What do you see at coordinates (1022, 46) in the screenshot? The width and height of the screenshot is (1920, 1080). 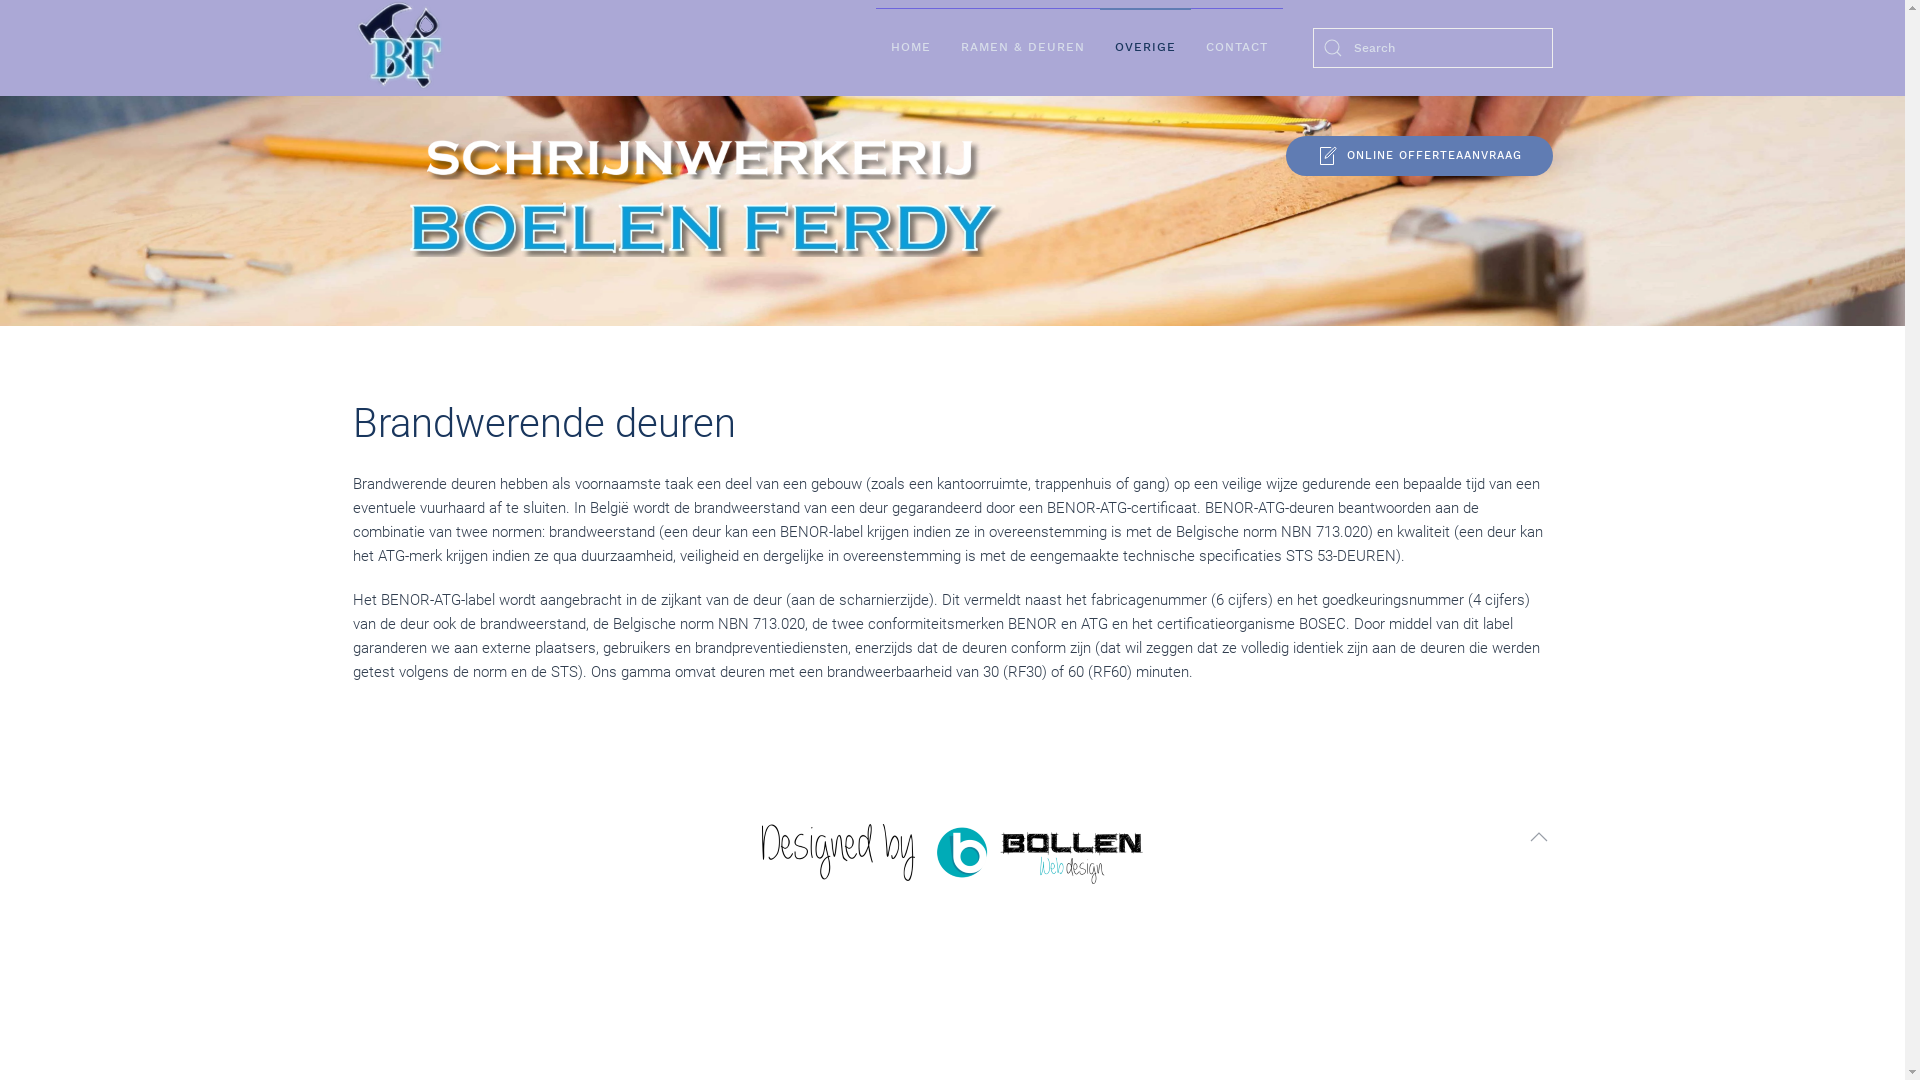 I see `'RAMEN & DEUREN'` at bounding box center [1022, 46].